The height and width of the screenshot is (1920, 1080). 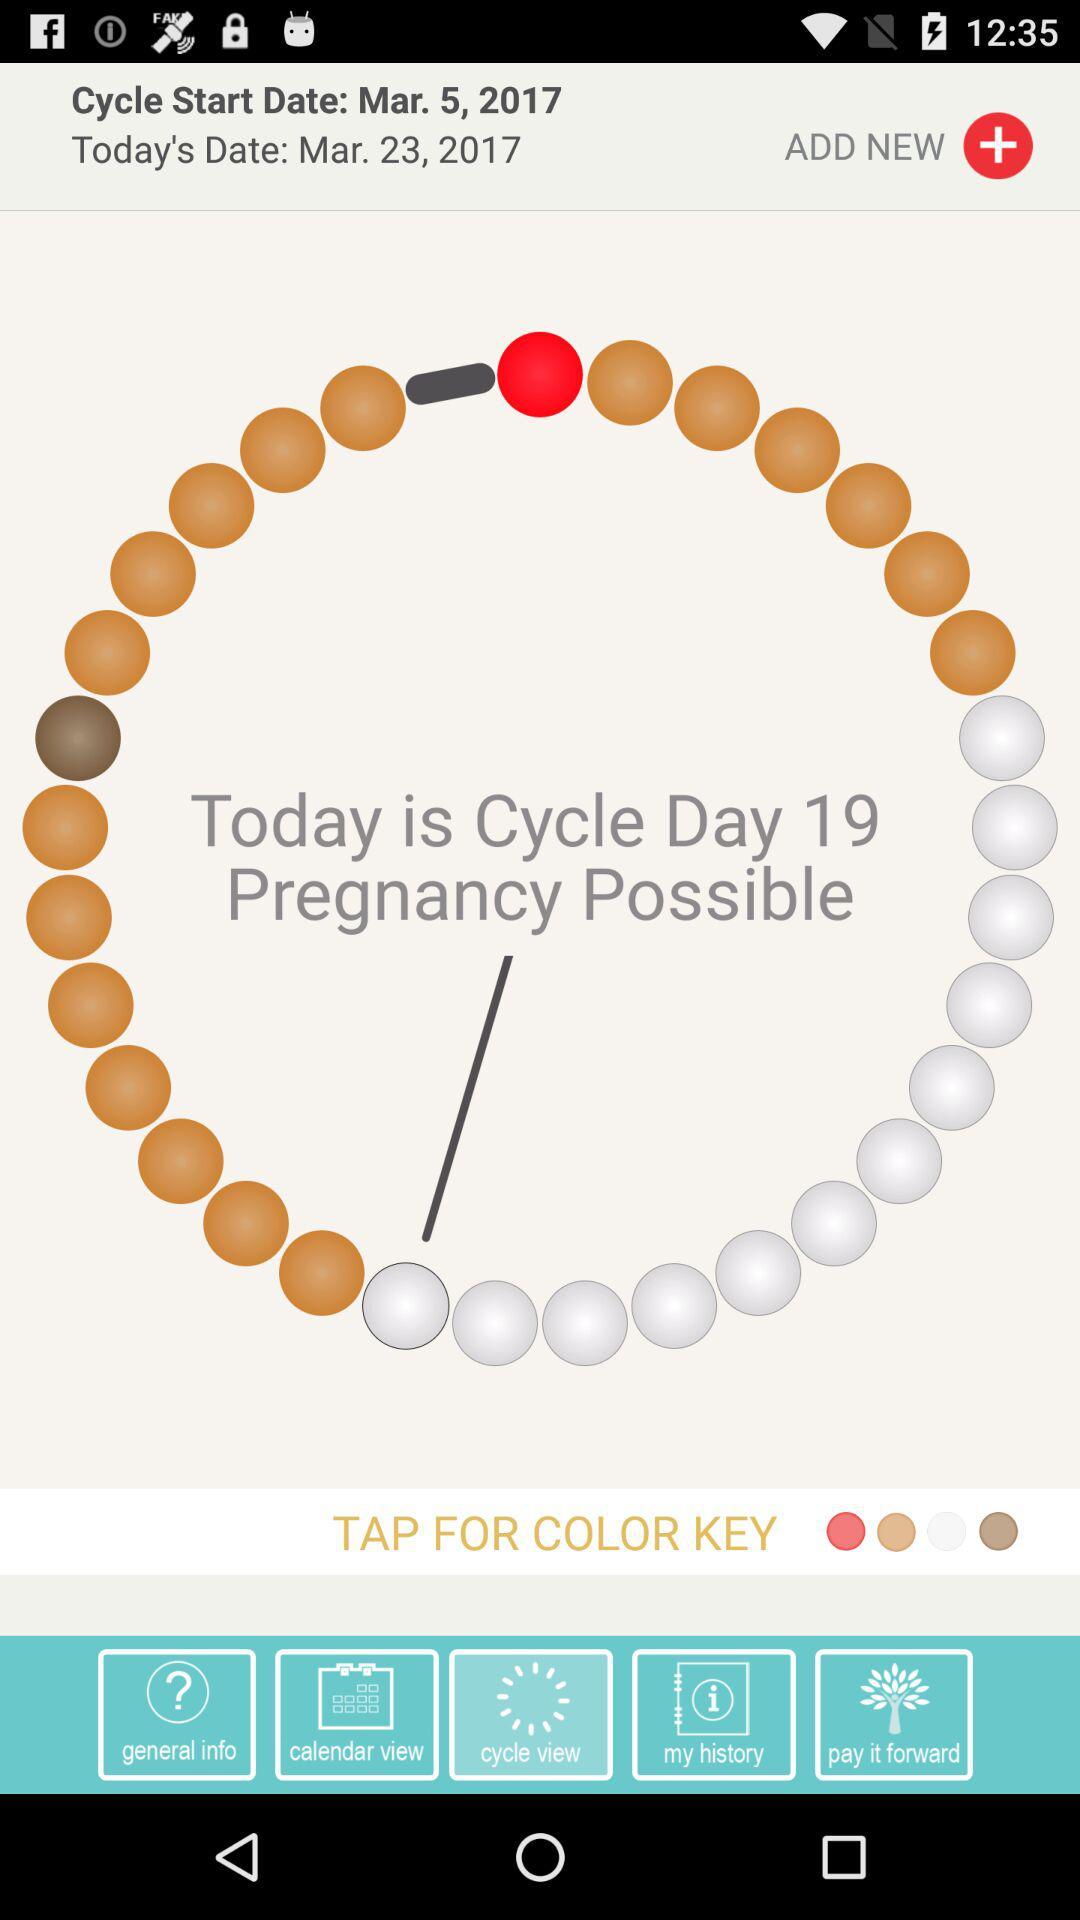 What do you see at coordinates (893, 1713) in the screenshot?
I see `the item next to the   item` at bounding box center [893, 1713].